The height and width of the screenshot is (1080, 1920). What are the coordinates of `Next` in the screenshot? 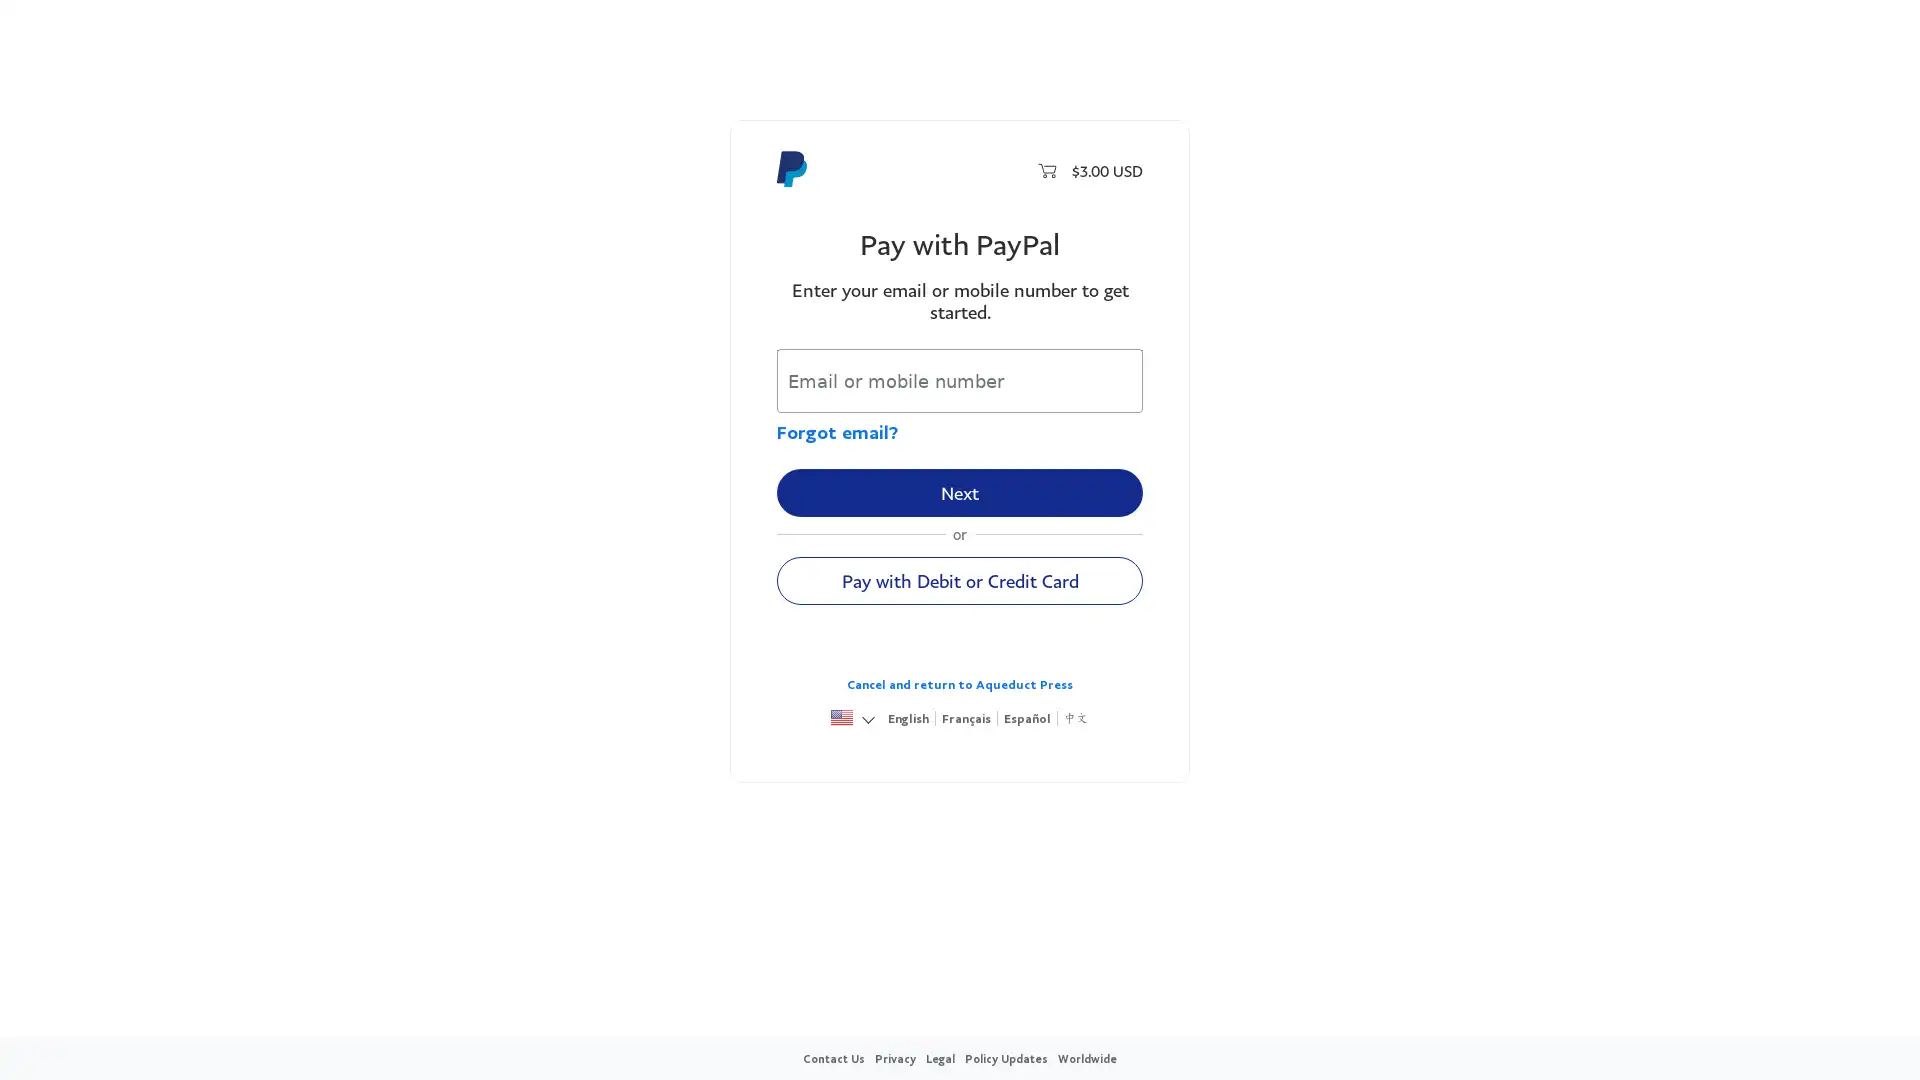 It's located at (960, 493).